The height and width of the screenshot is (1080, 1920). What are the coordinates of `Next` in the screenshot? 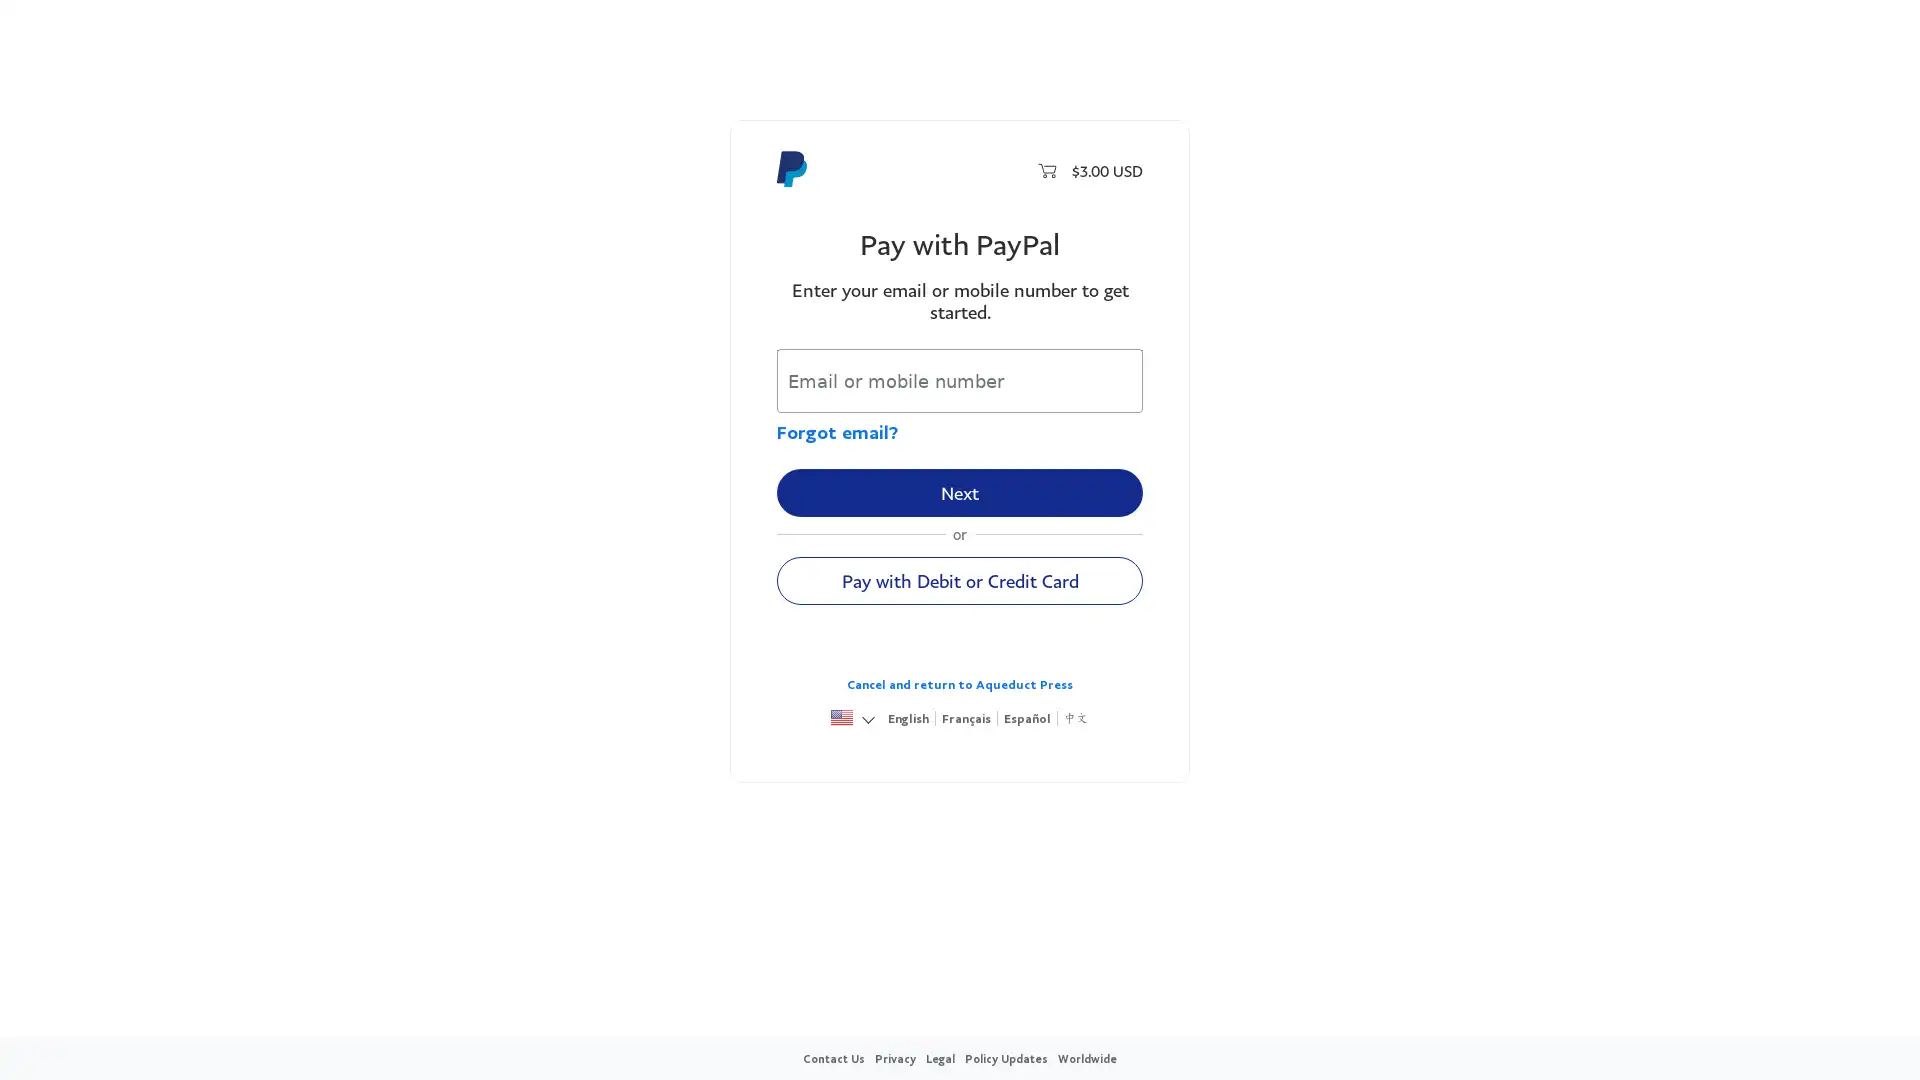 It's located at (960, 493).